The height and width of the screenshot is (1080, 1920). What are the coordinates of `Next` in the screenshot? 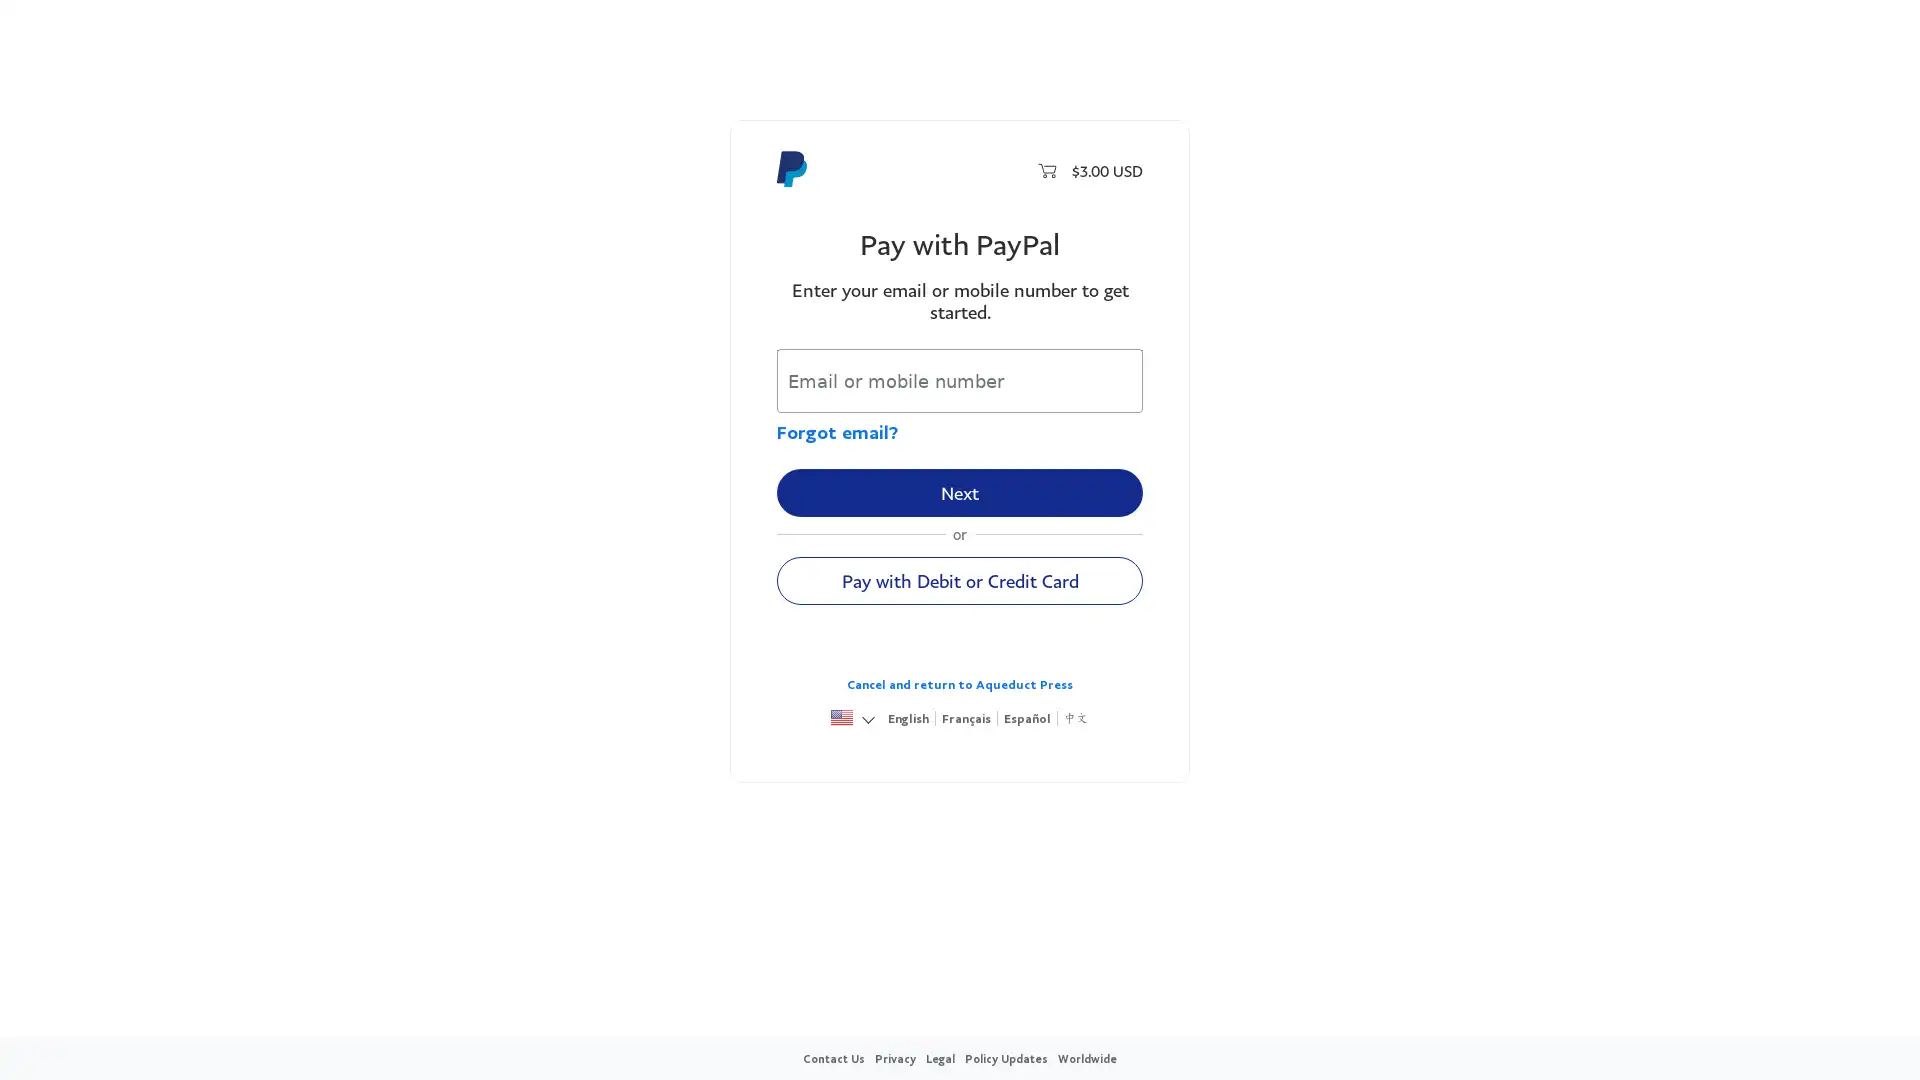 It's located at (960, 493).